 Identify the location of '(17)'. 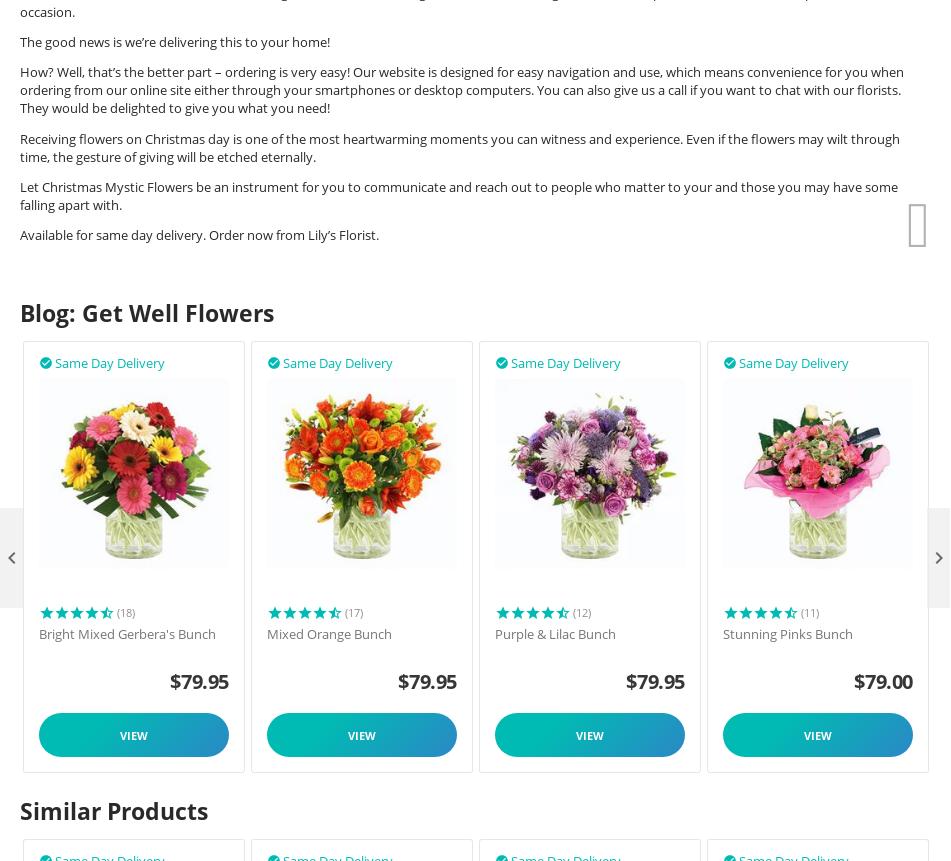
(353, 611).